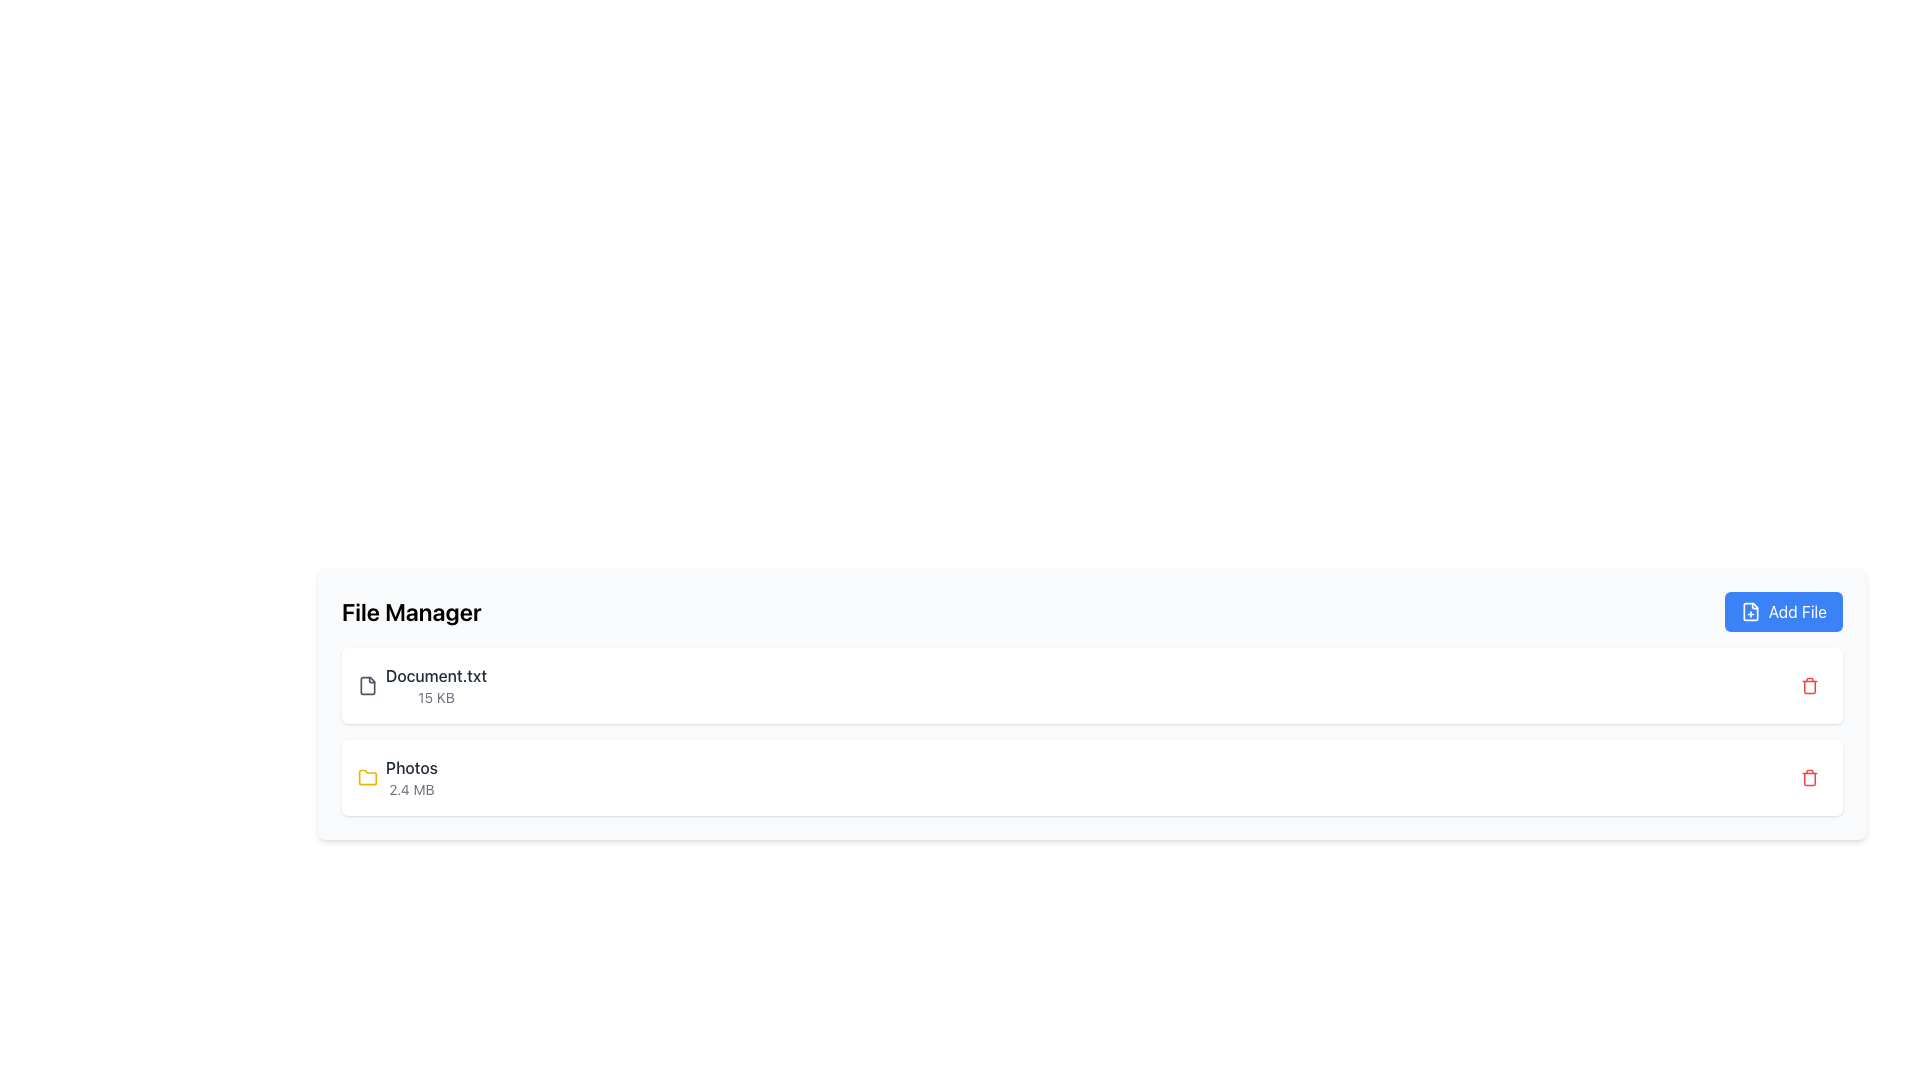 This screenshot has width=1920, height=1080. Describe the element at coordinates (1749, 611) in the screenshot. I see `the icon that suggests adding a new file, located to the left of the 'Add File' text label in the top-right corner of the file management interface` at that location.